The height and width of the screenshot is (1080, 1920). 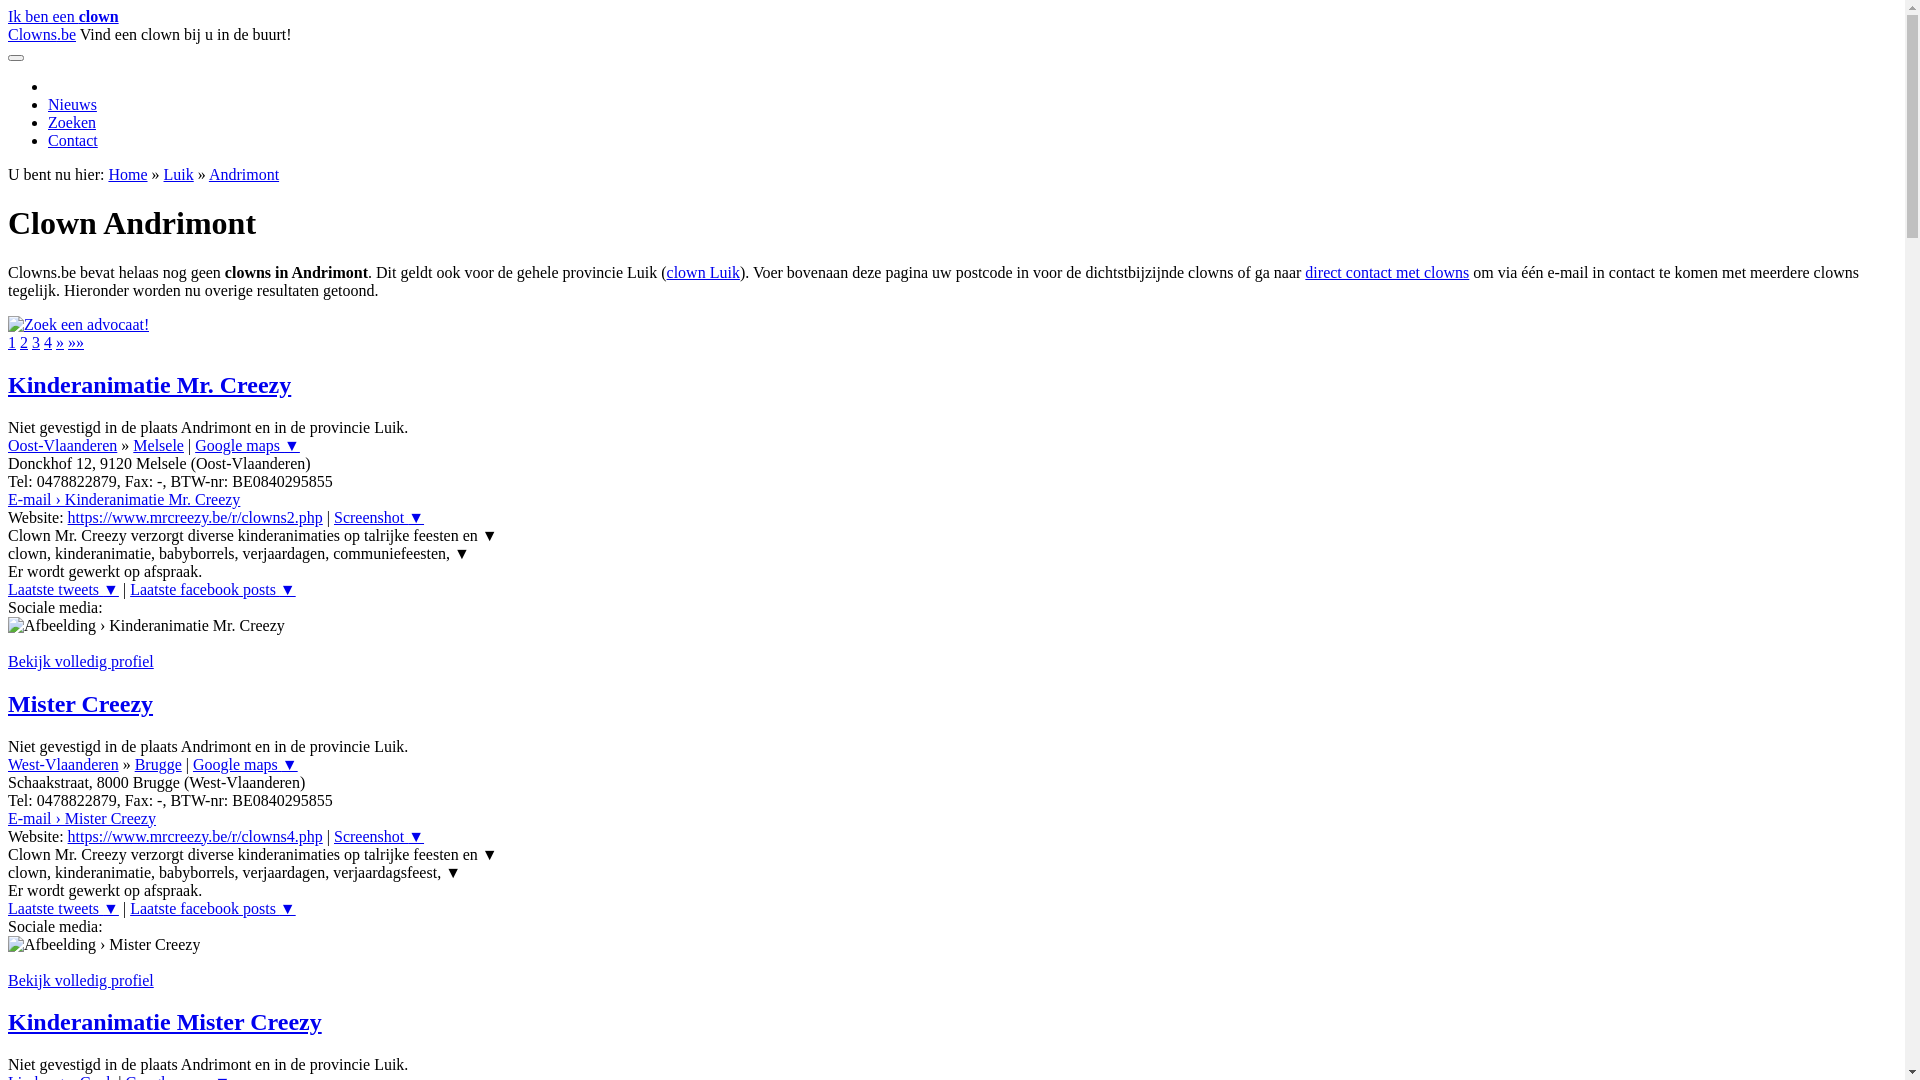 What do you see at coordinates (48, 341) in the screenshot?
I see `'4'` at bounding box center [48, 341].